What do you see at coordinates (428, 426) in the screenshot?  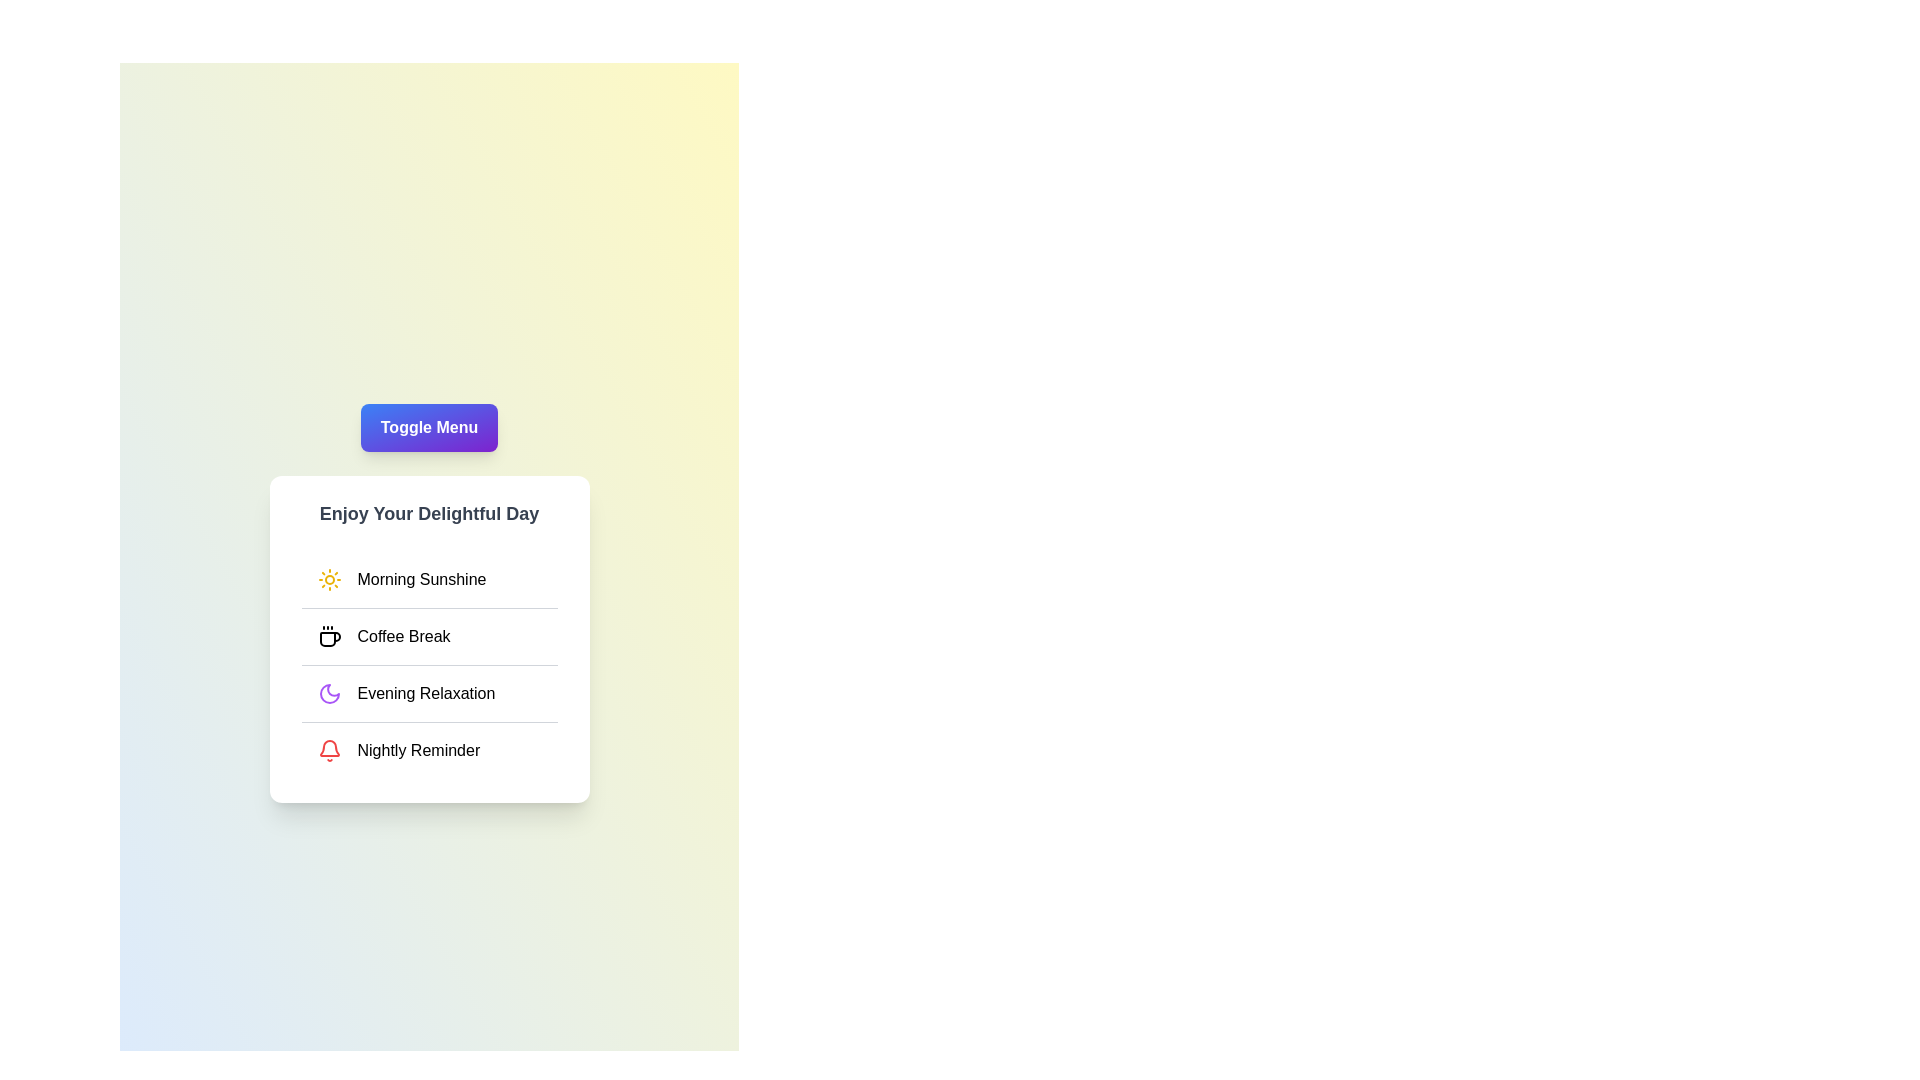 I see `the 'Toggle Menu' button to toggle the menu visibility` at bounding box center [428, 426].